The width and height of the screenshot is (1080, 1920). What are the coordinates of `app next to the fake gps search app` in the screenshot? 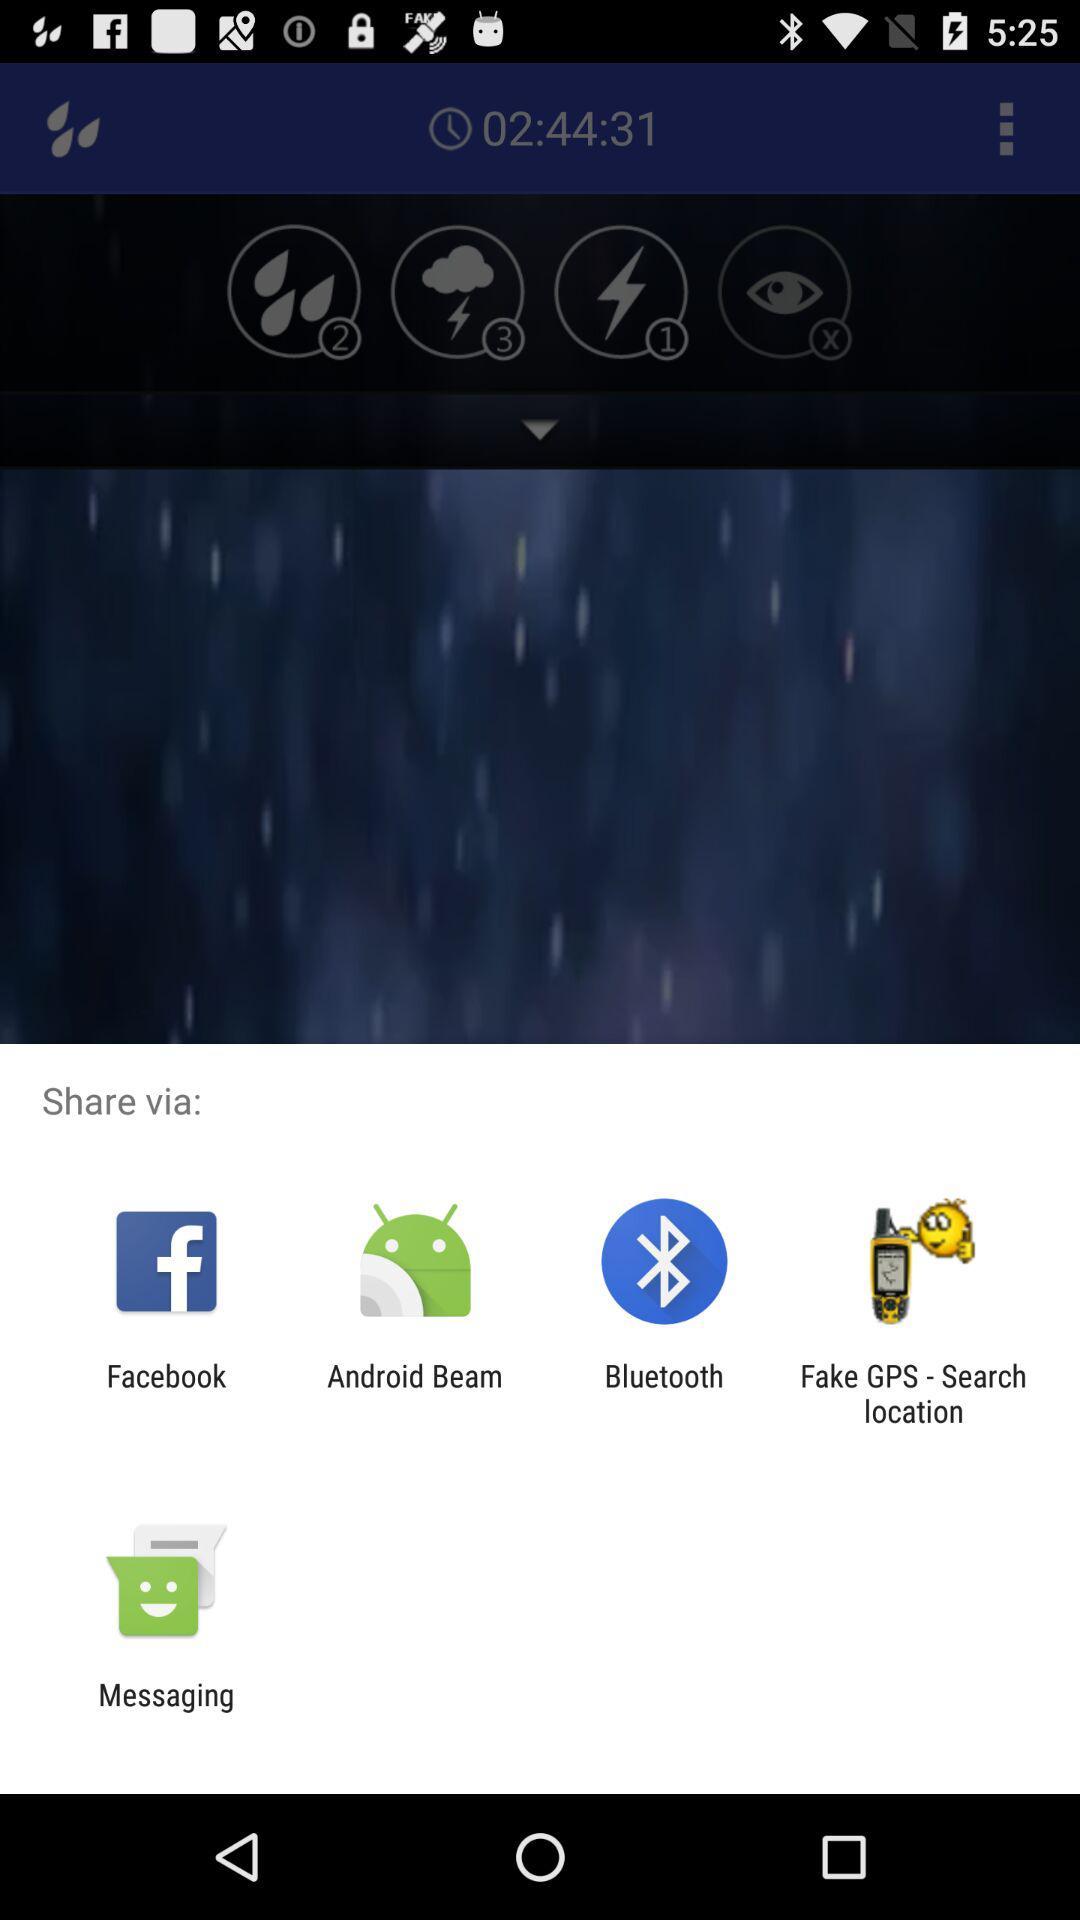 It's located at (664, 1392).